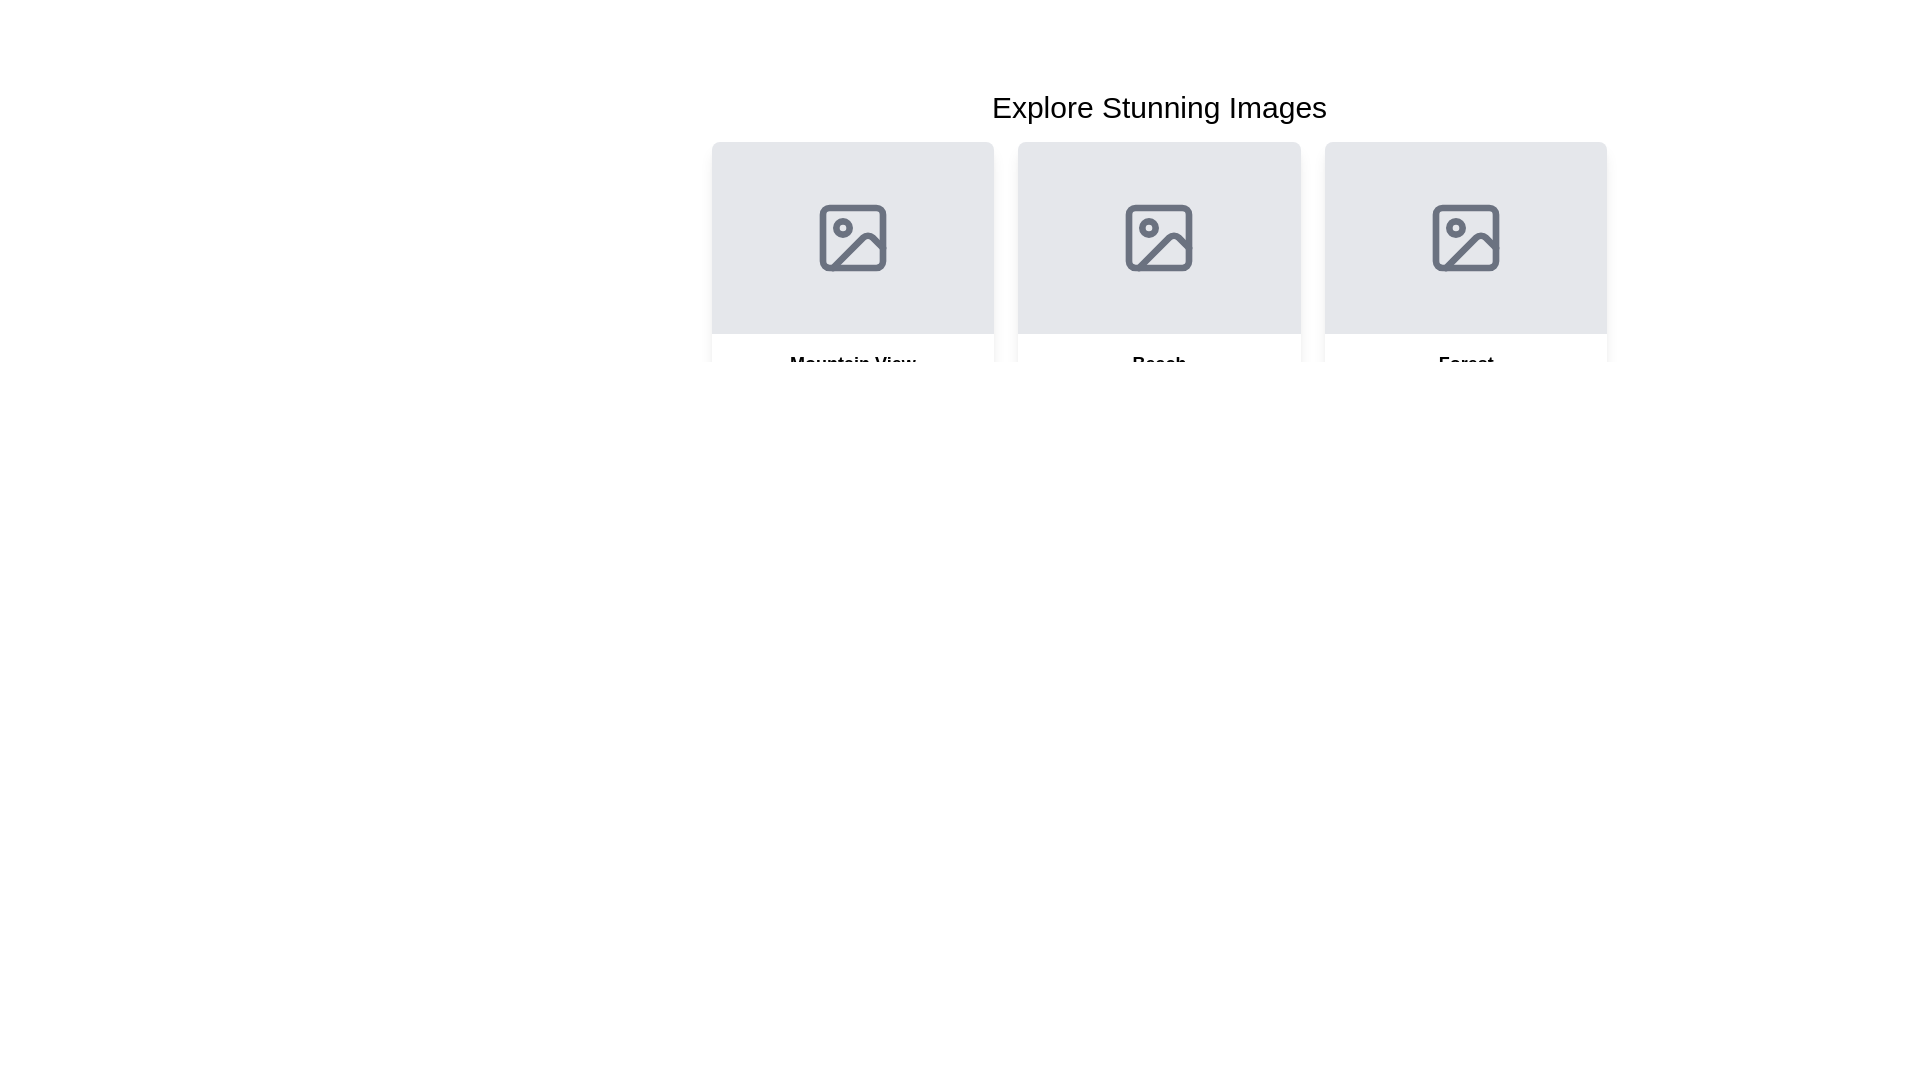 This screenshot has height=1080, width=1920. I want to click on the square background shape with rounded corners centered within the 'Forest' icon in the third column of image cards, so click(1466, 237).